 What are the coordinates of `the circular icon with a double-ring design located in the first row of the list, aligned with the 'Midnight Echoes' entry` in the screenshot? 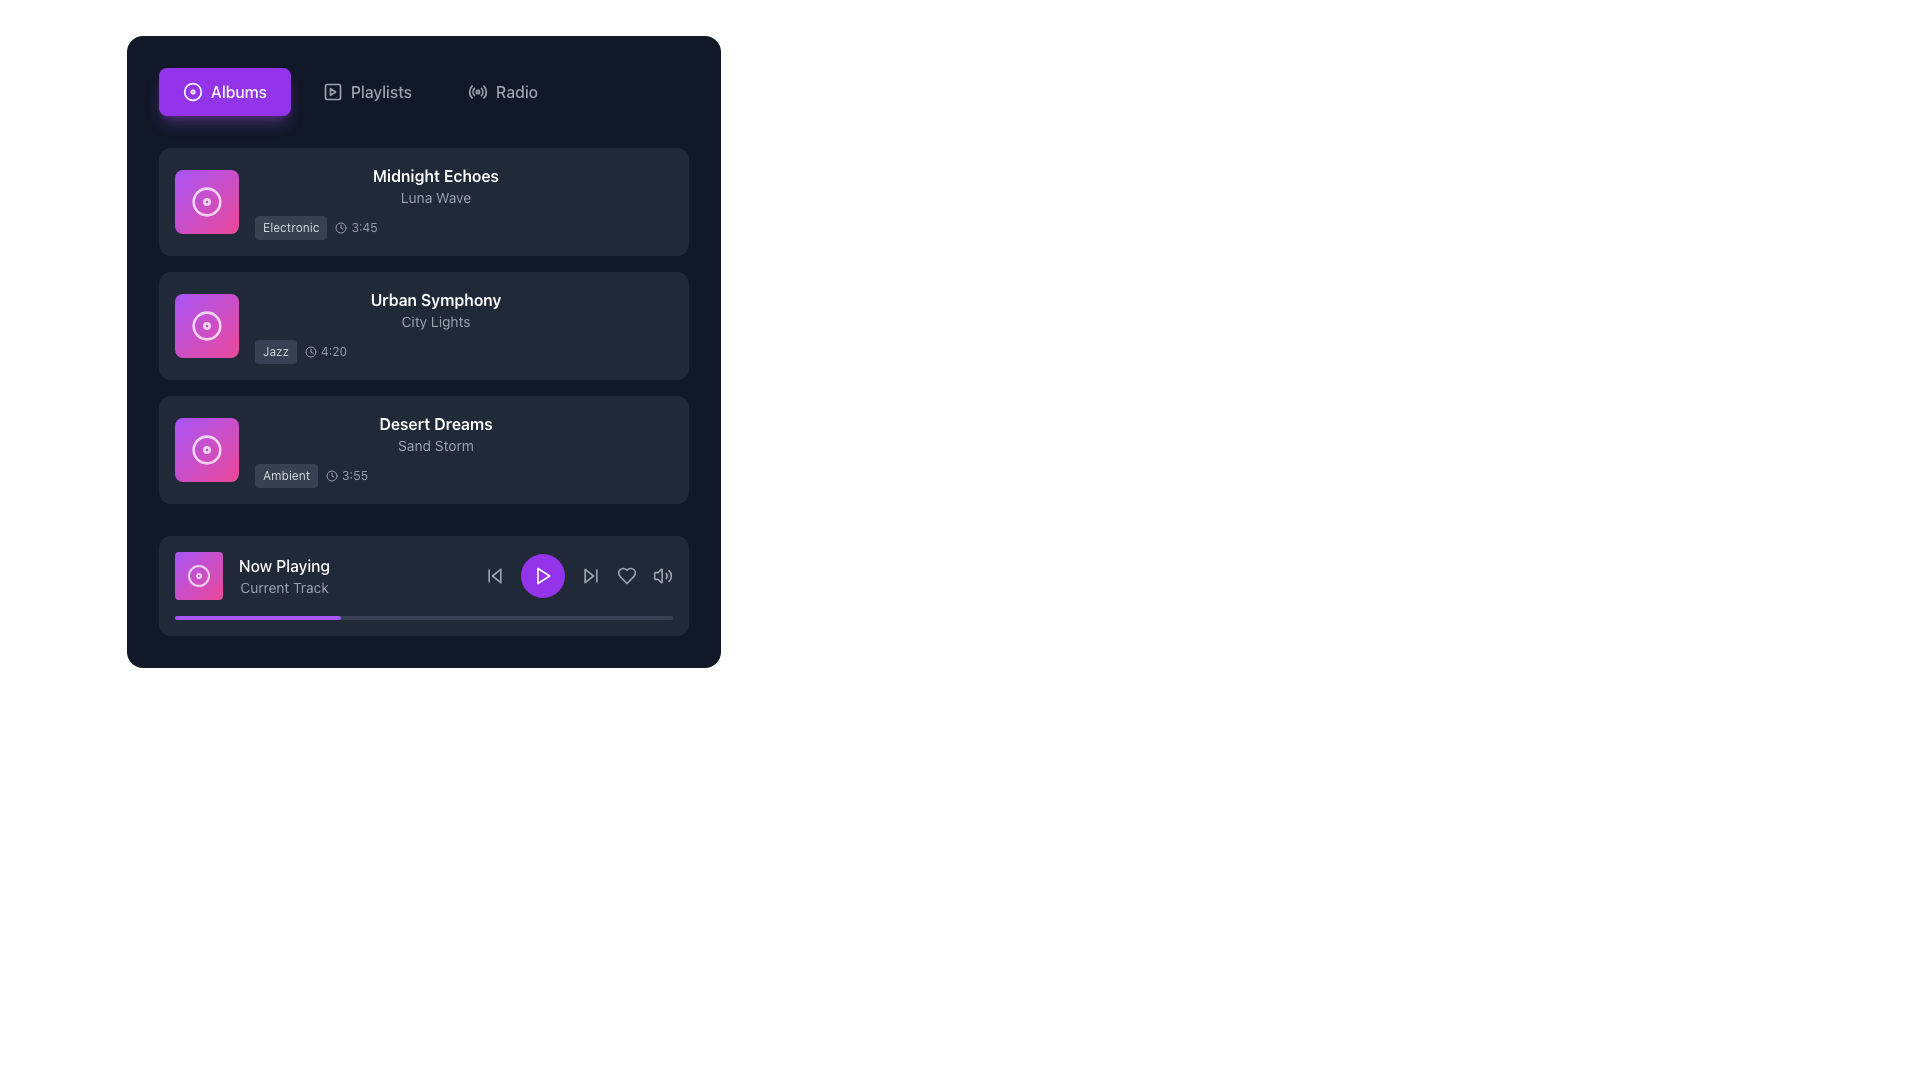 It's located at (206, 201).